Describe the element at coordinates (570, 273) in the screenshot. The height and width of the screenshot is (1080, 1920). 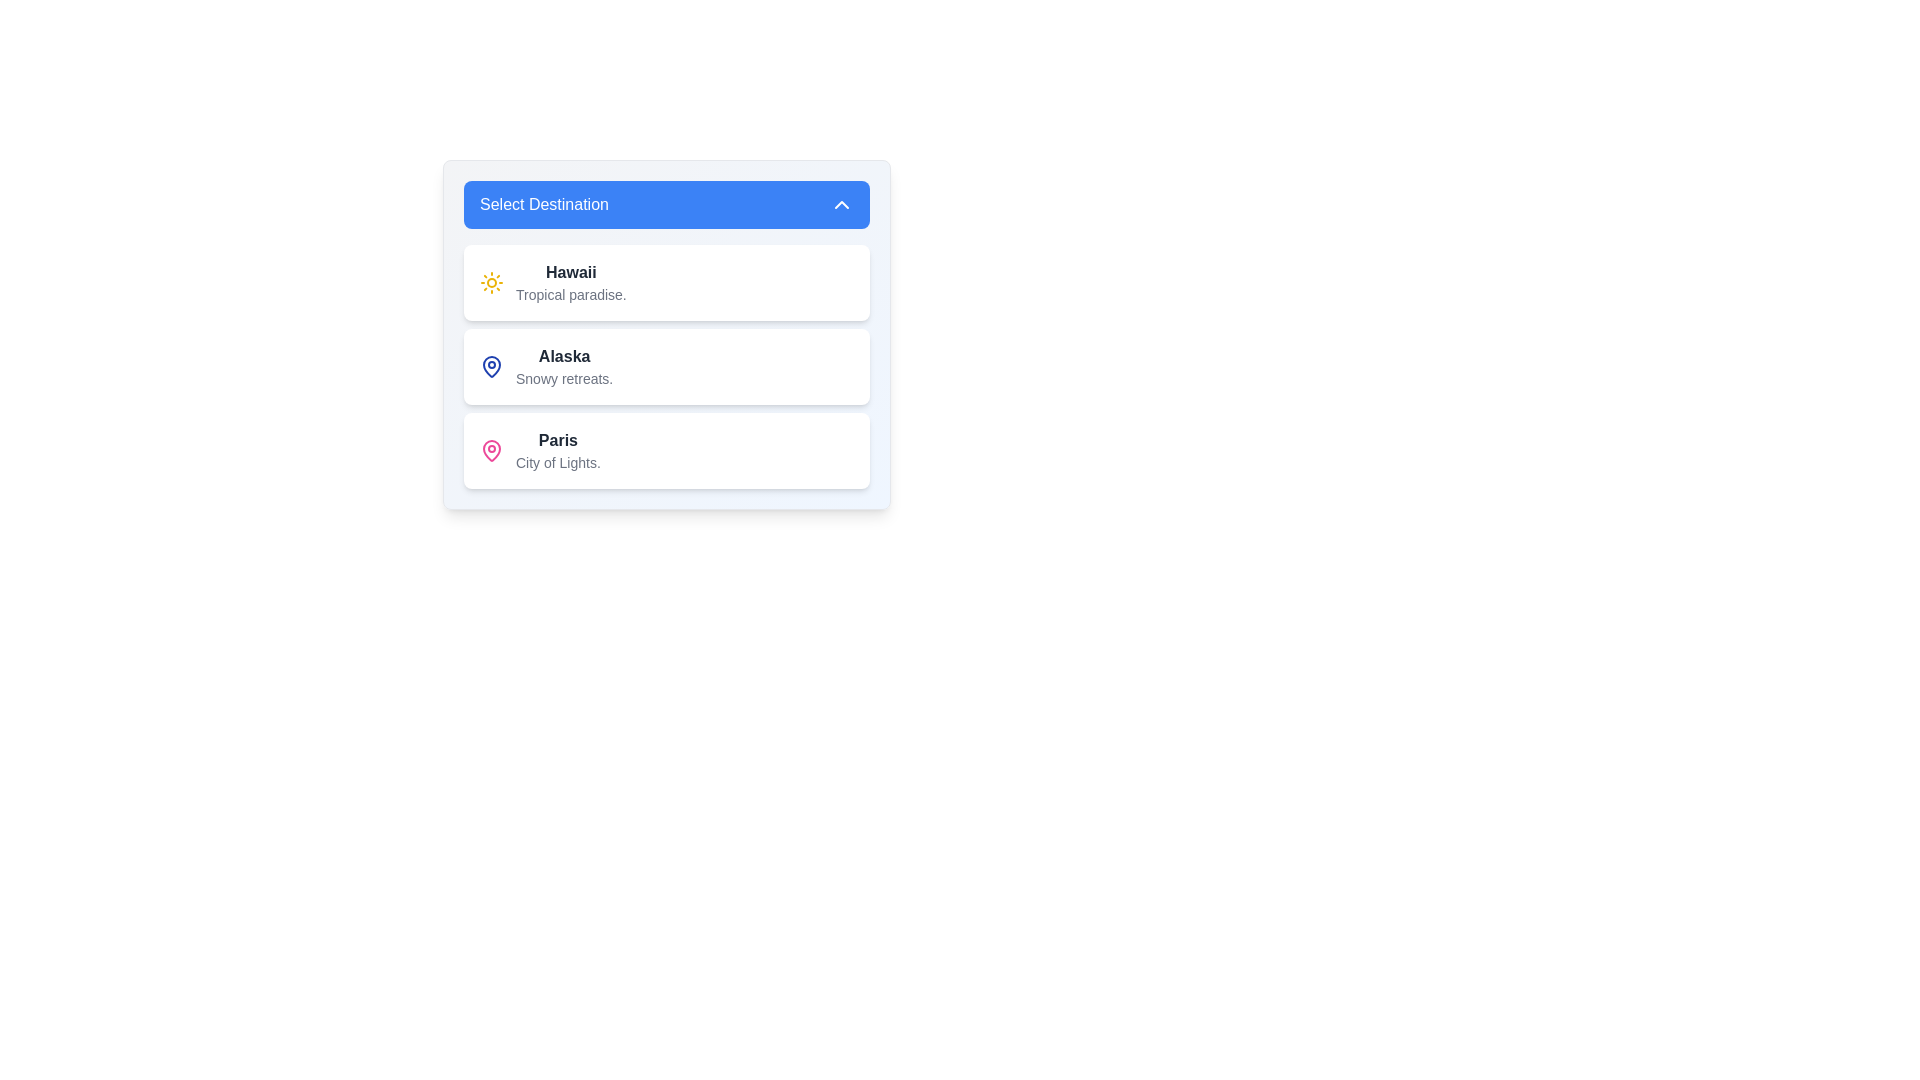
I see `the bold gray label displaying 'Hawaii' located at the top of the dropdown options` at that location.